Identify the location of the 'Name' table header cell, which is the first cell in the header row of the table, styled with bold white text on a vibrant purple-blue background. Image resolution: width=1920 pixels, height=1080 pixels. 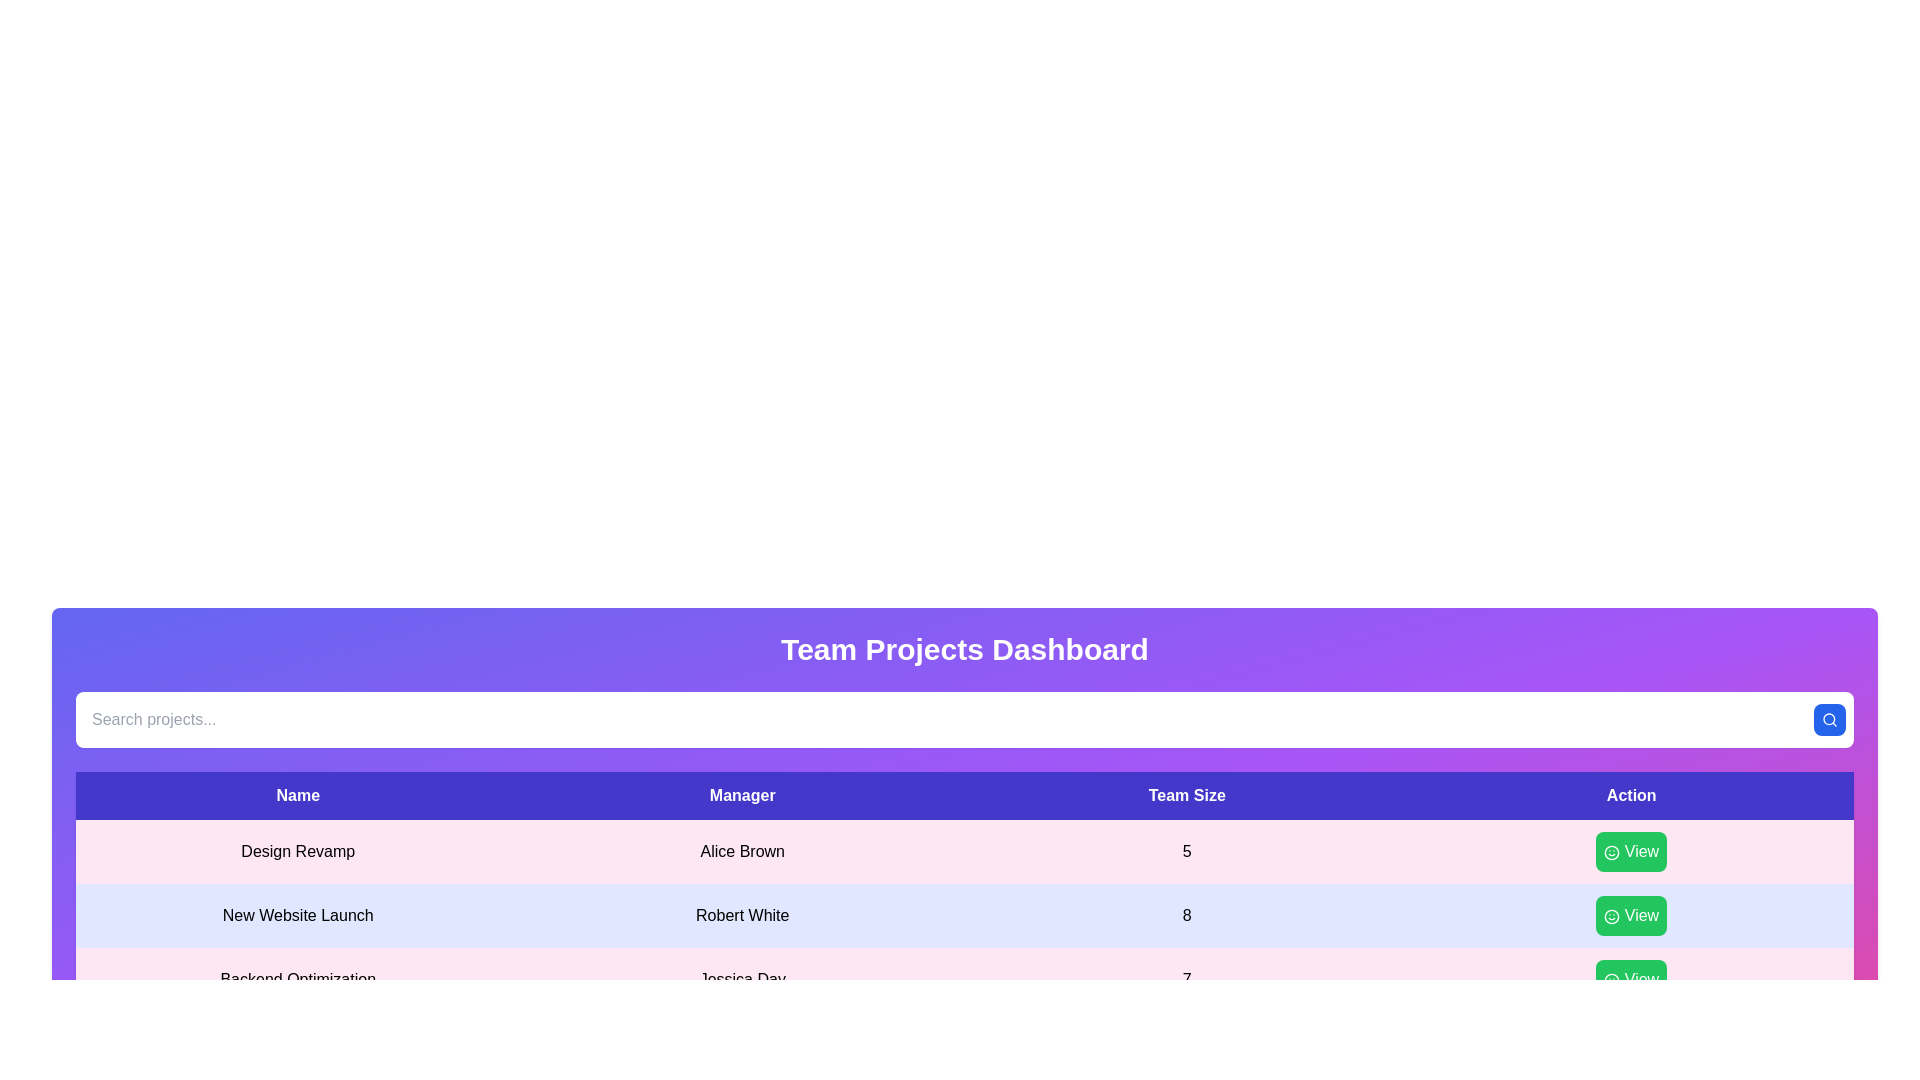
(297, 794).